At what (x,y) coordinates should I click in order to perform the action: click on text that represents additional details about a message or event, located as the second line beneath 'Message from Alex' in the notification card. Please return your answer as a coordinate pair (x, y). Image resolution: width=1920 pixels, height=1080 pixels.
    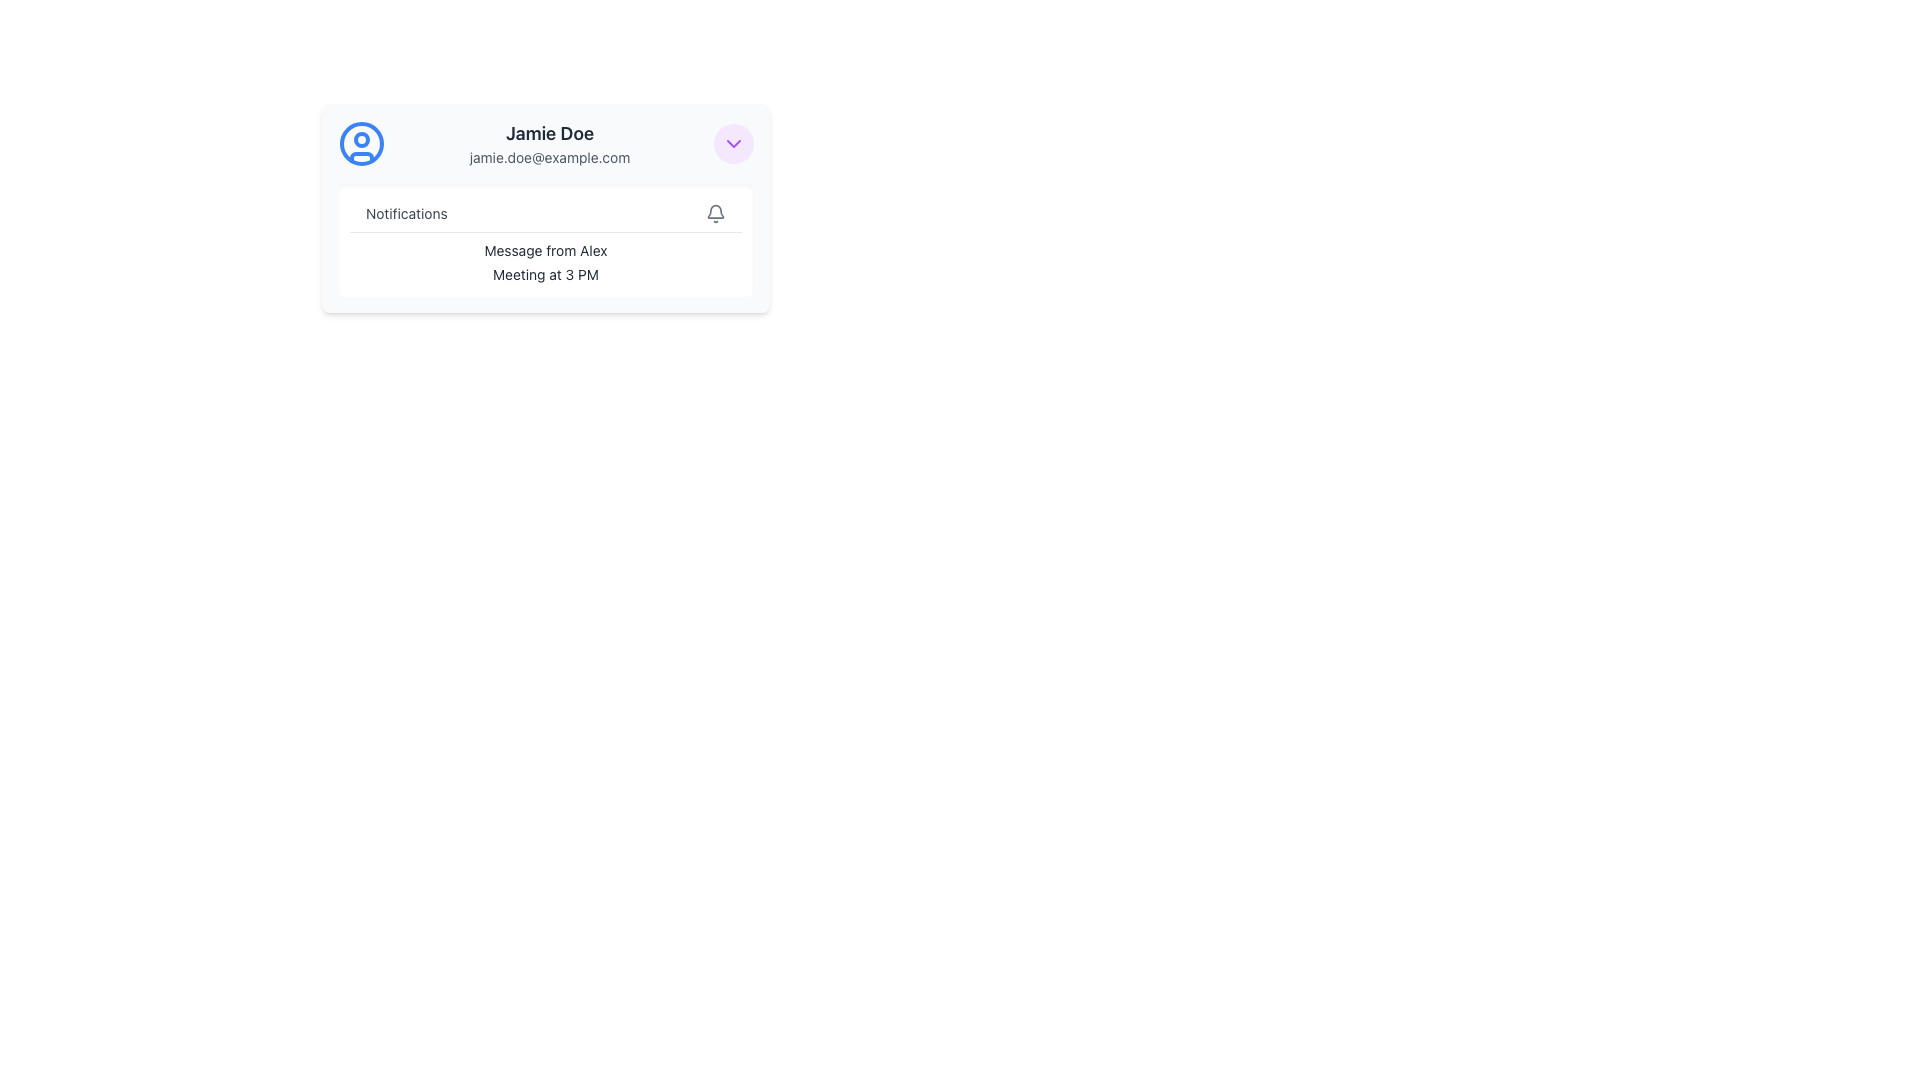
    Looking at the image, I should click on (546, 274).